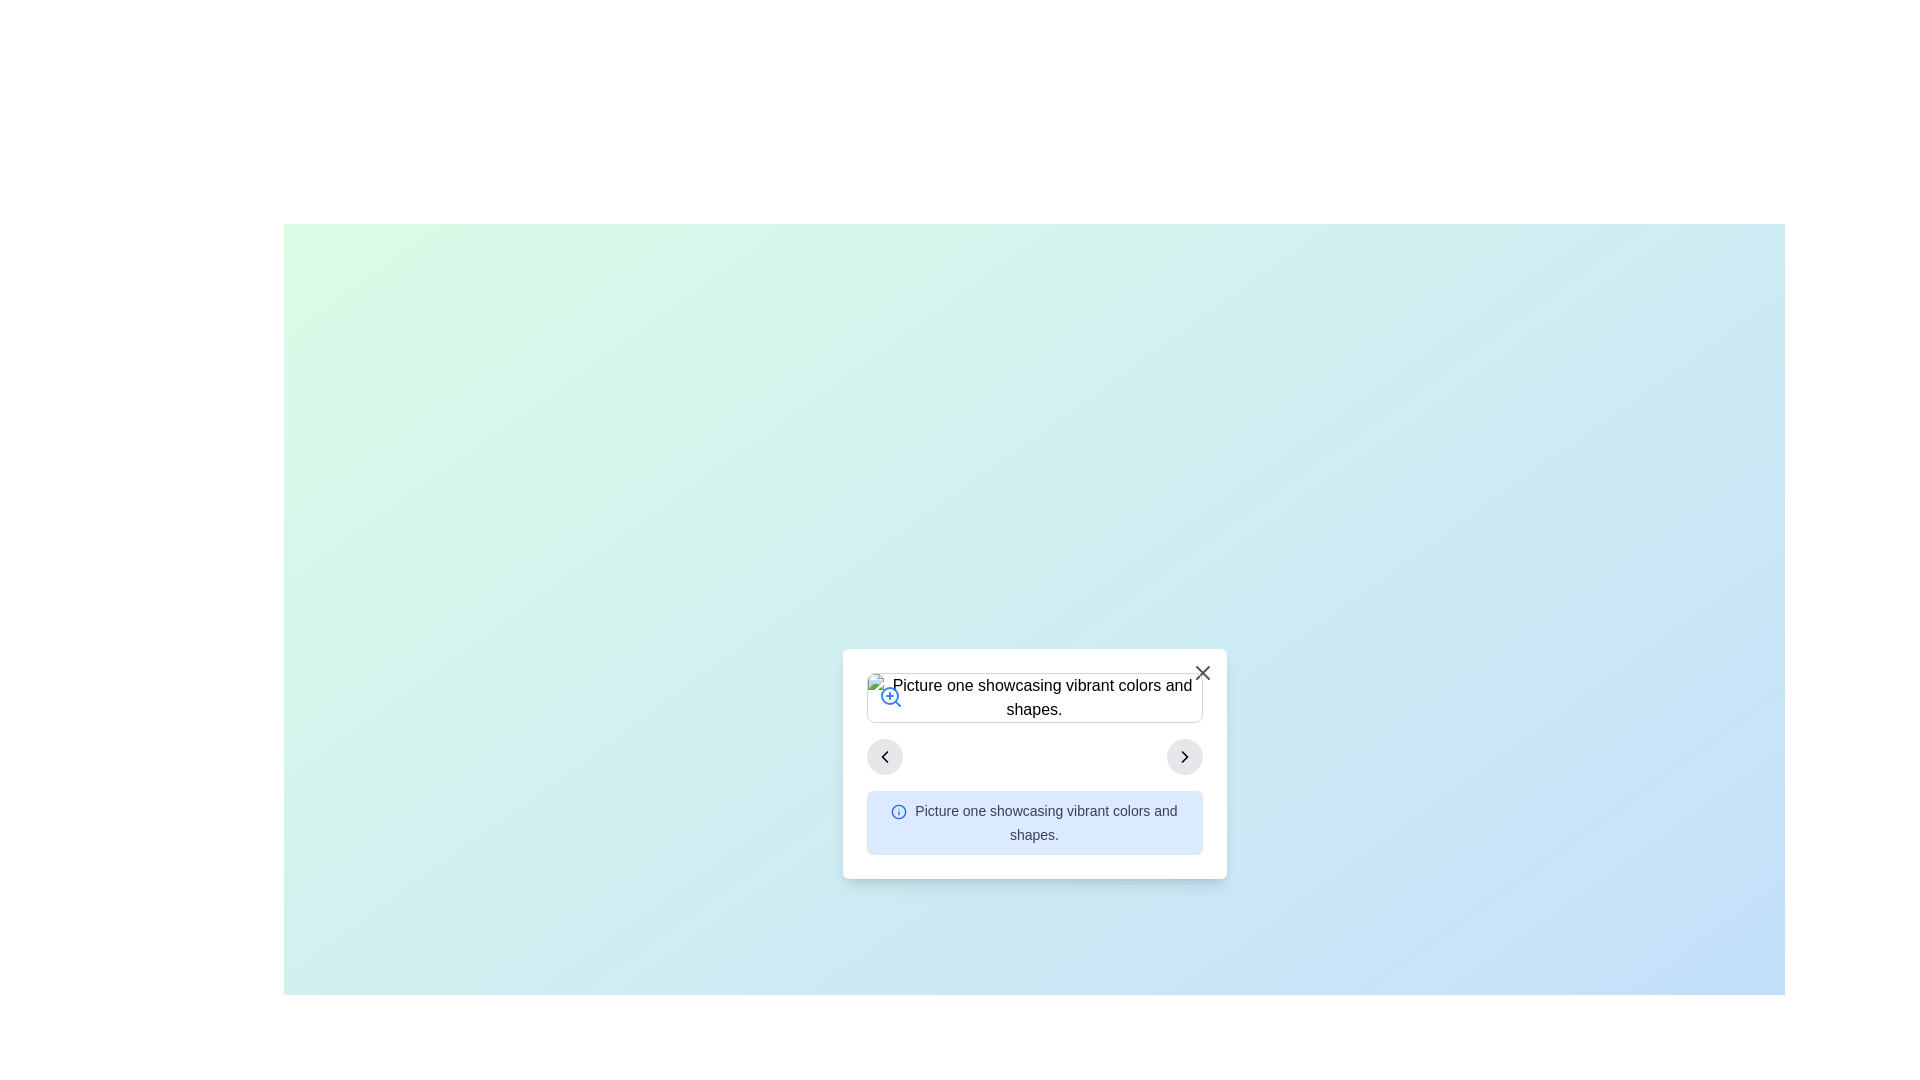 This screenshot has width=1920, height=1080. I want to click on the close button represented by an 'X' icon in the top-right corner of the modal dialog box to change its color, so click(1201, 672).